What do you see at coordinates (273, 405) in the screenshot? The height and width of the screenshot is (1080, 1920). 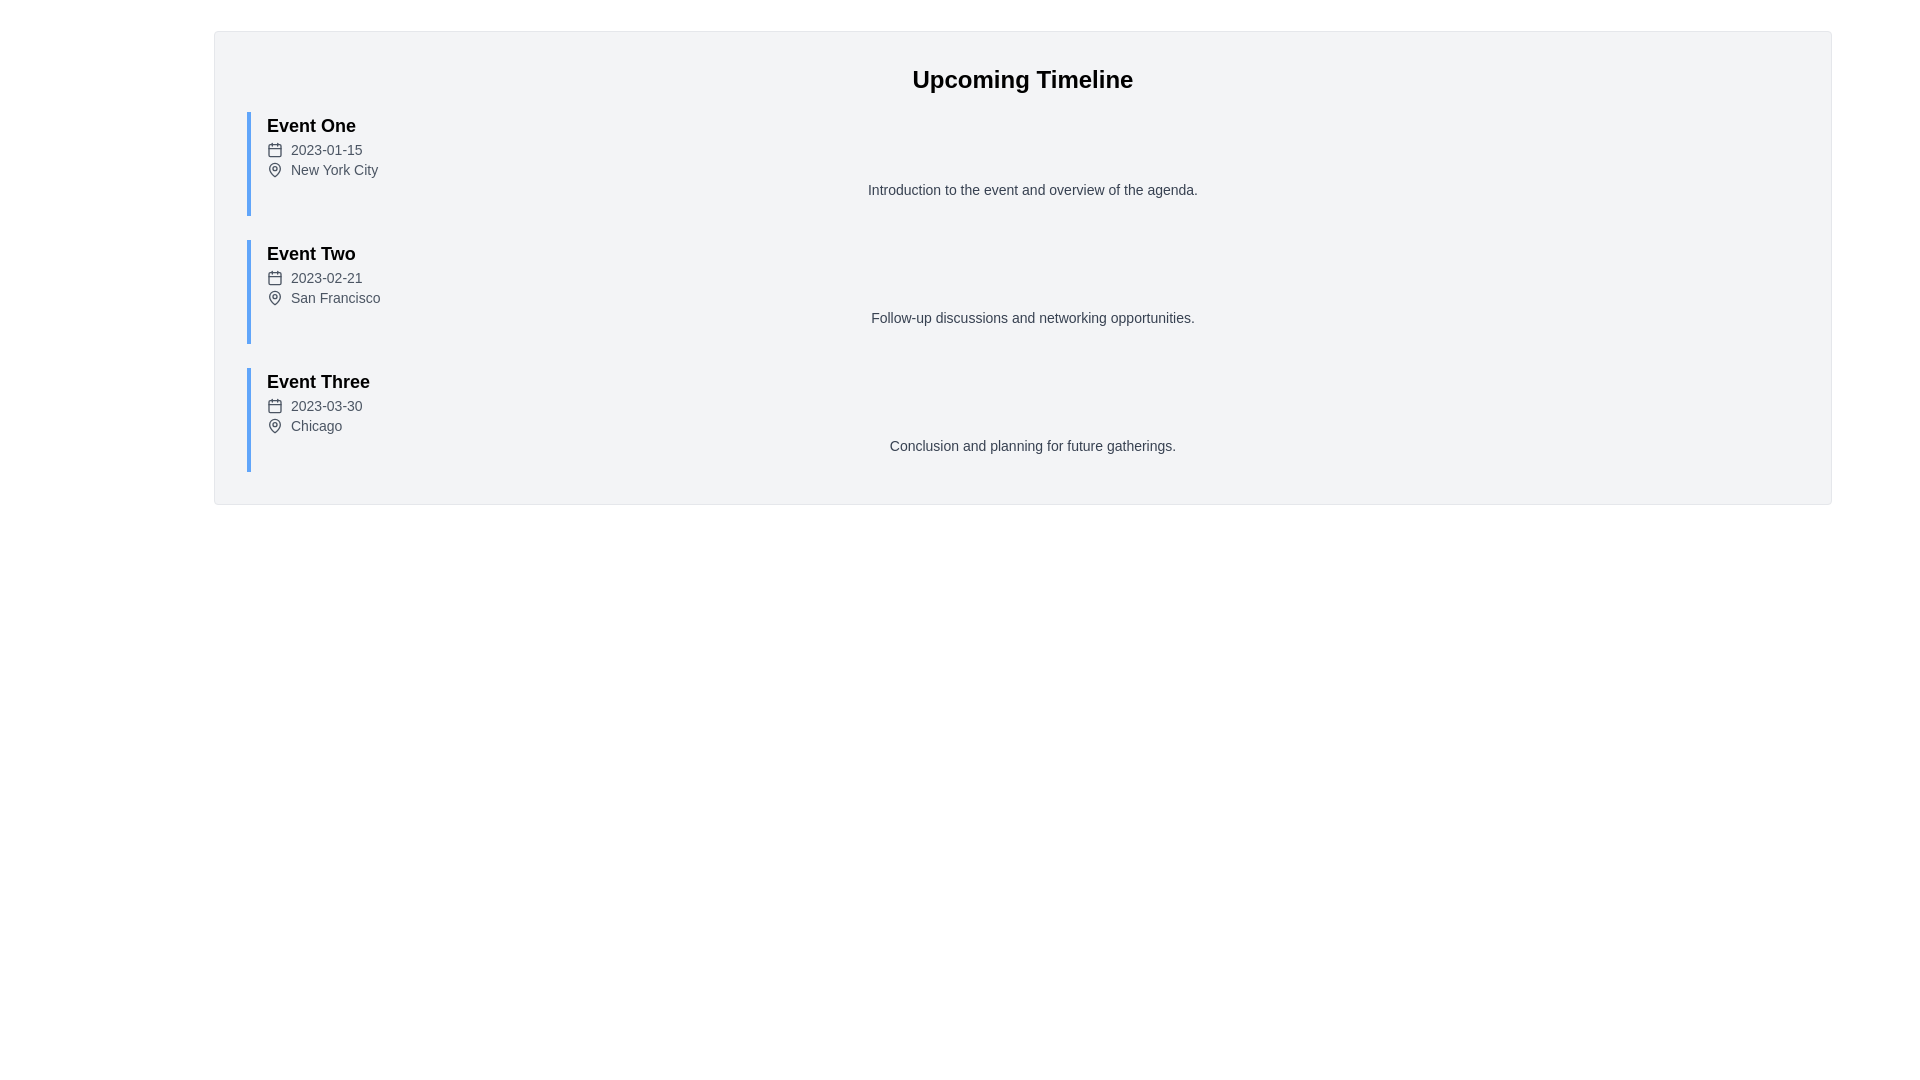 I see `the calendar icon located to the left of the date '2023-03-30' under the 'Event Three' title in the events list` at bounding box center [273, 405].